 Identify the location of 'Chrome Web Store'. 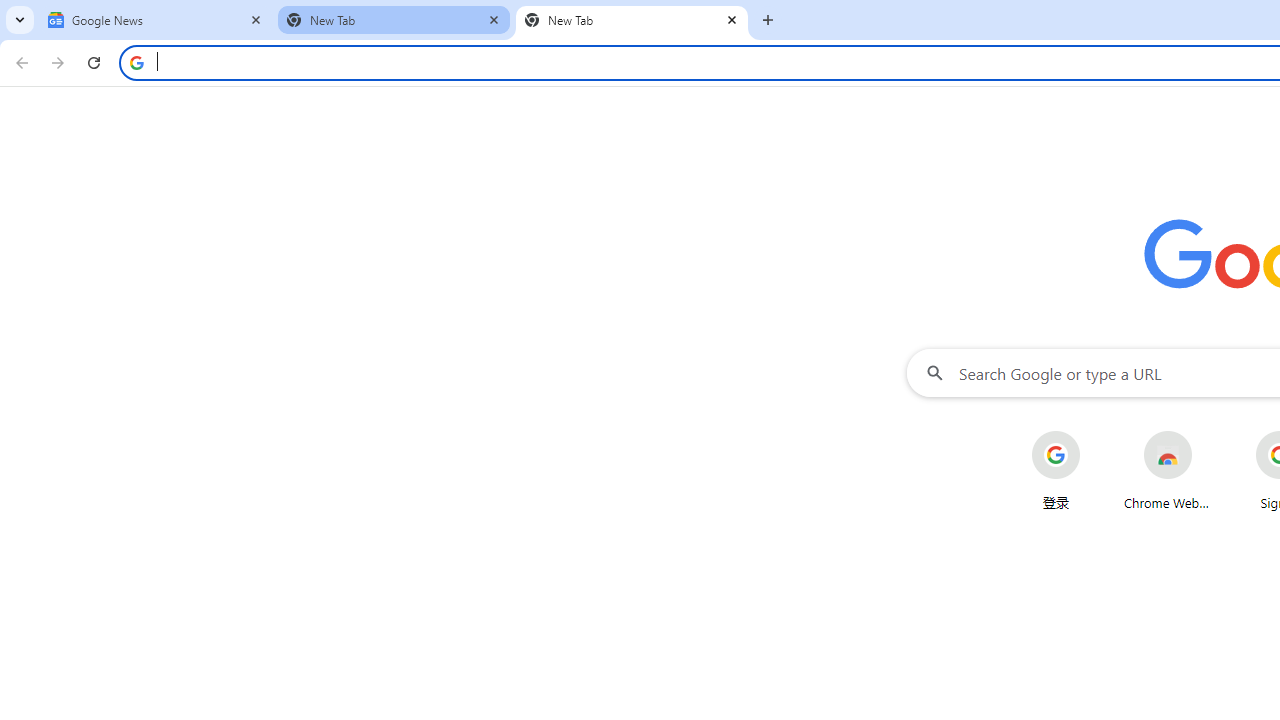
(1168, 470).